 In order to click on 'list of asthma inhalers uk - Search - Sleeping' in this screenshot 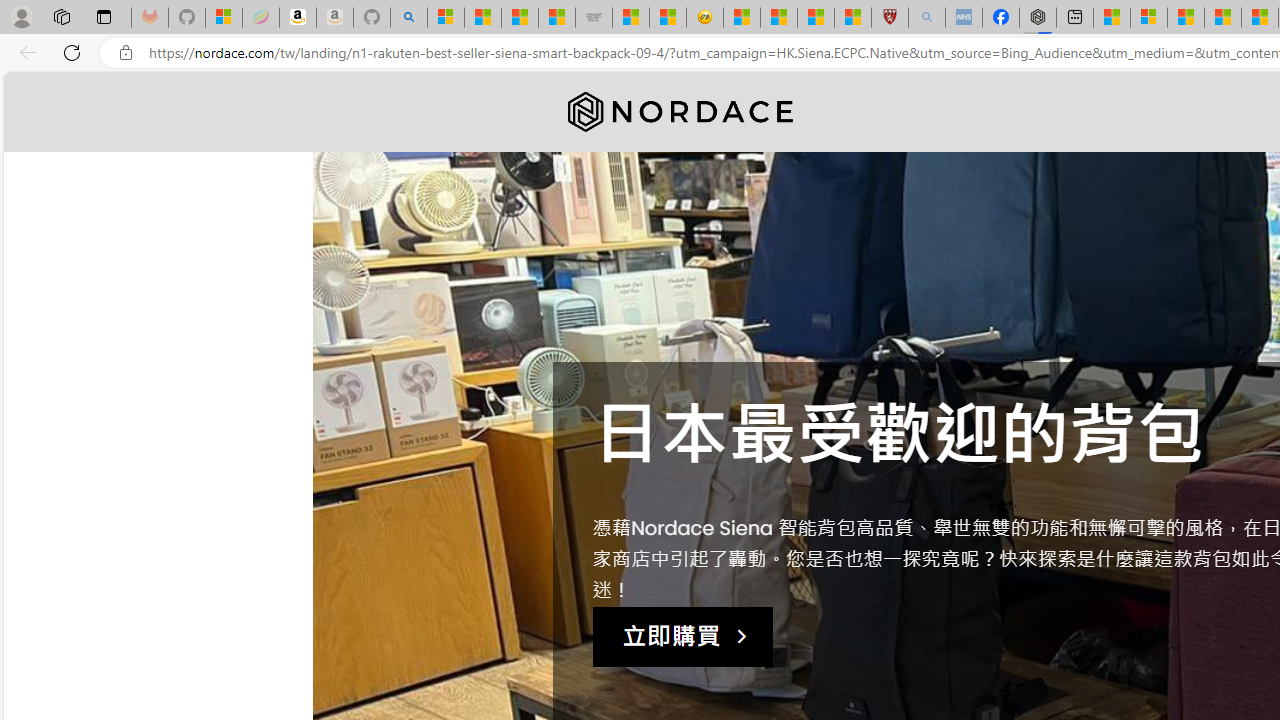, I will do `click(925, 17)`.